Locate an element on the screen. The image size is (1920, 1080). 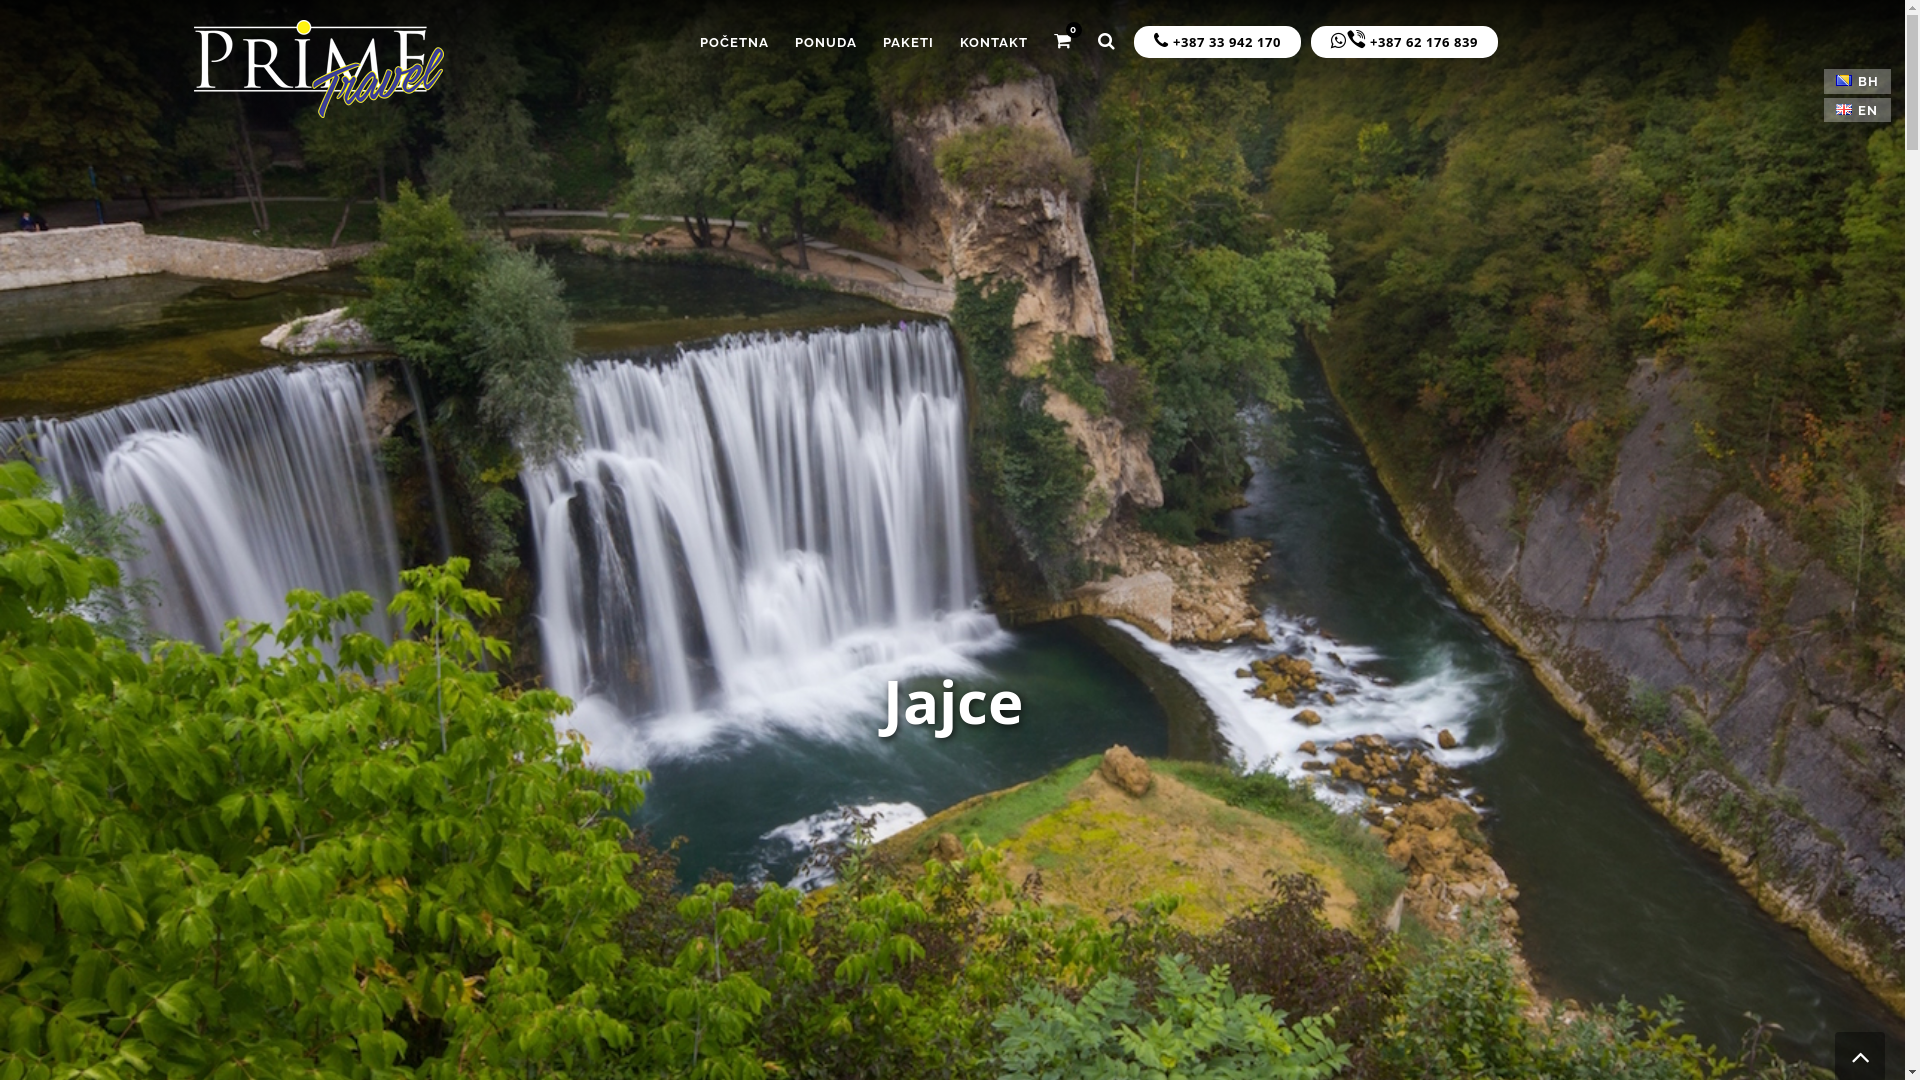
'+387 33 942 170' is located at coordinates (1133, 42).